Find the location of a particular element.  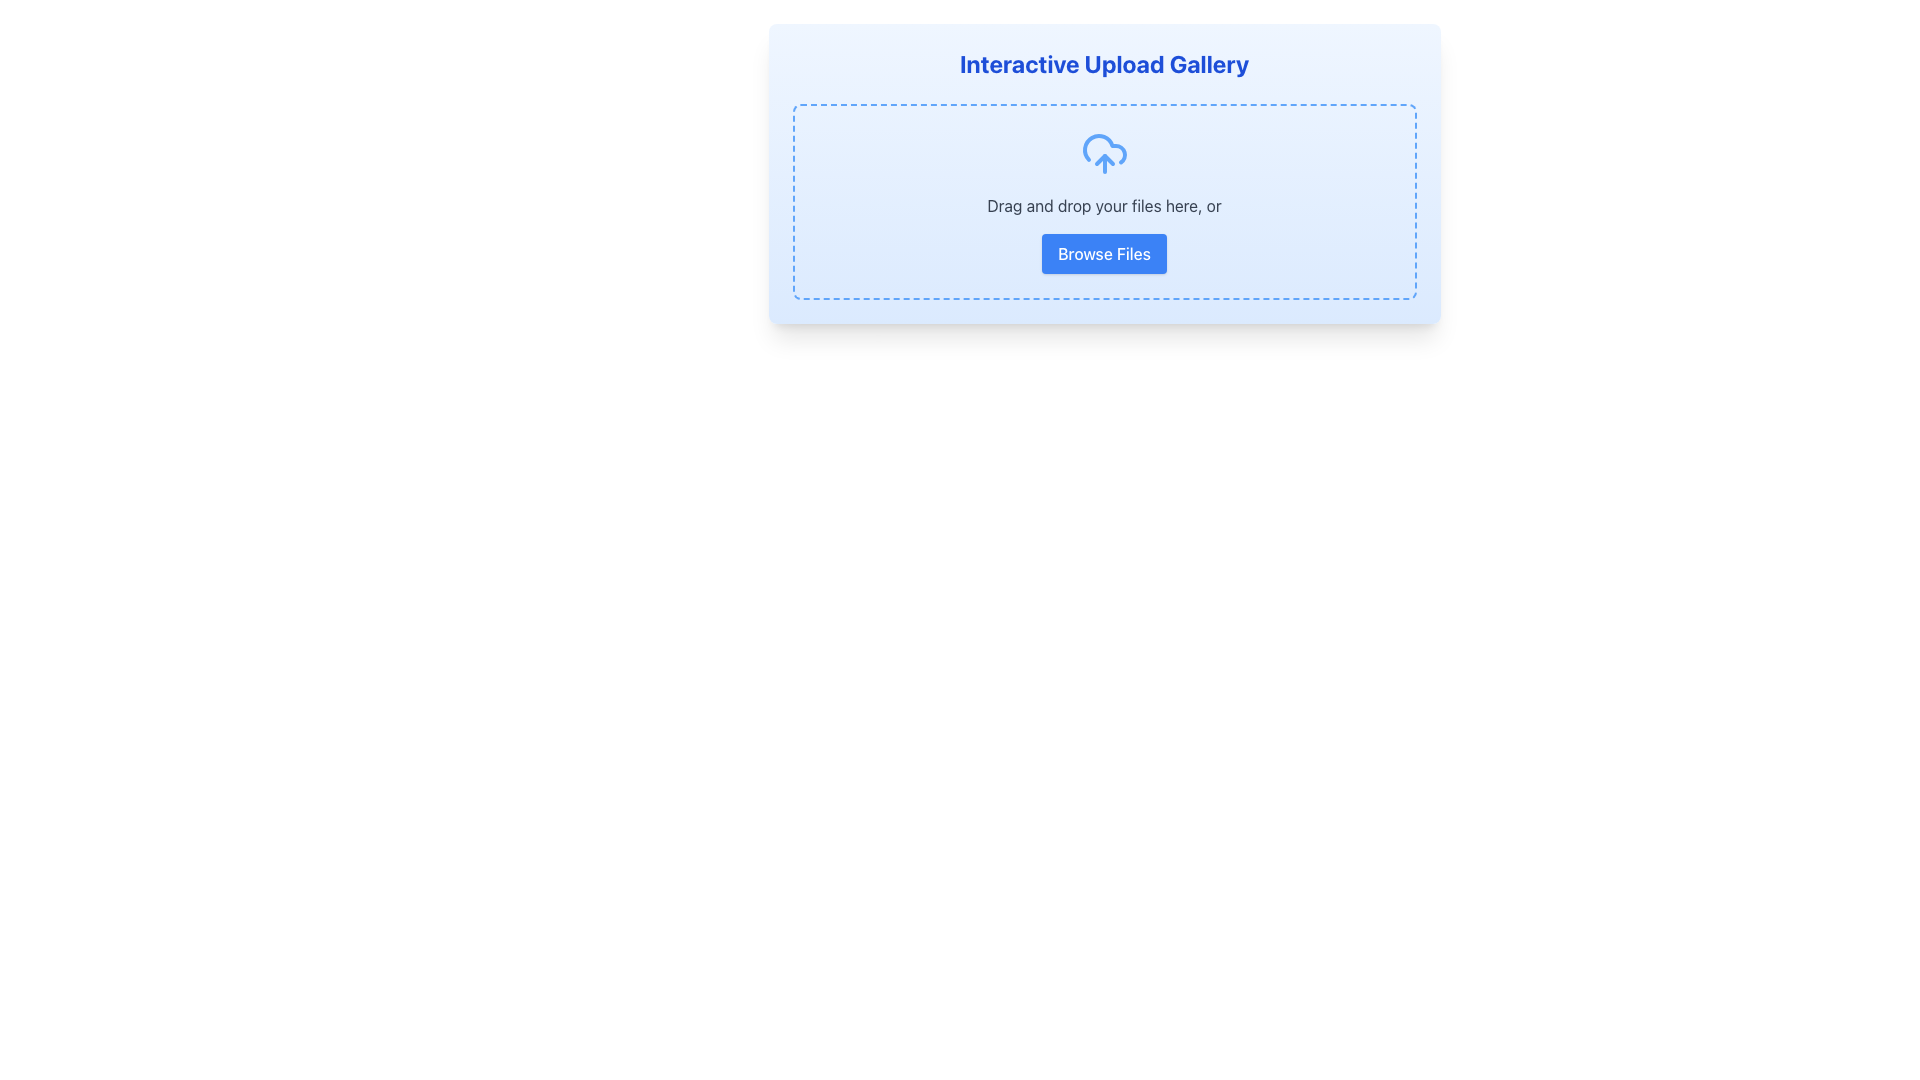

the blue cloud graphical element that indicates uploading, which is part of the upload interface is located at coordinates (1103, 148).